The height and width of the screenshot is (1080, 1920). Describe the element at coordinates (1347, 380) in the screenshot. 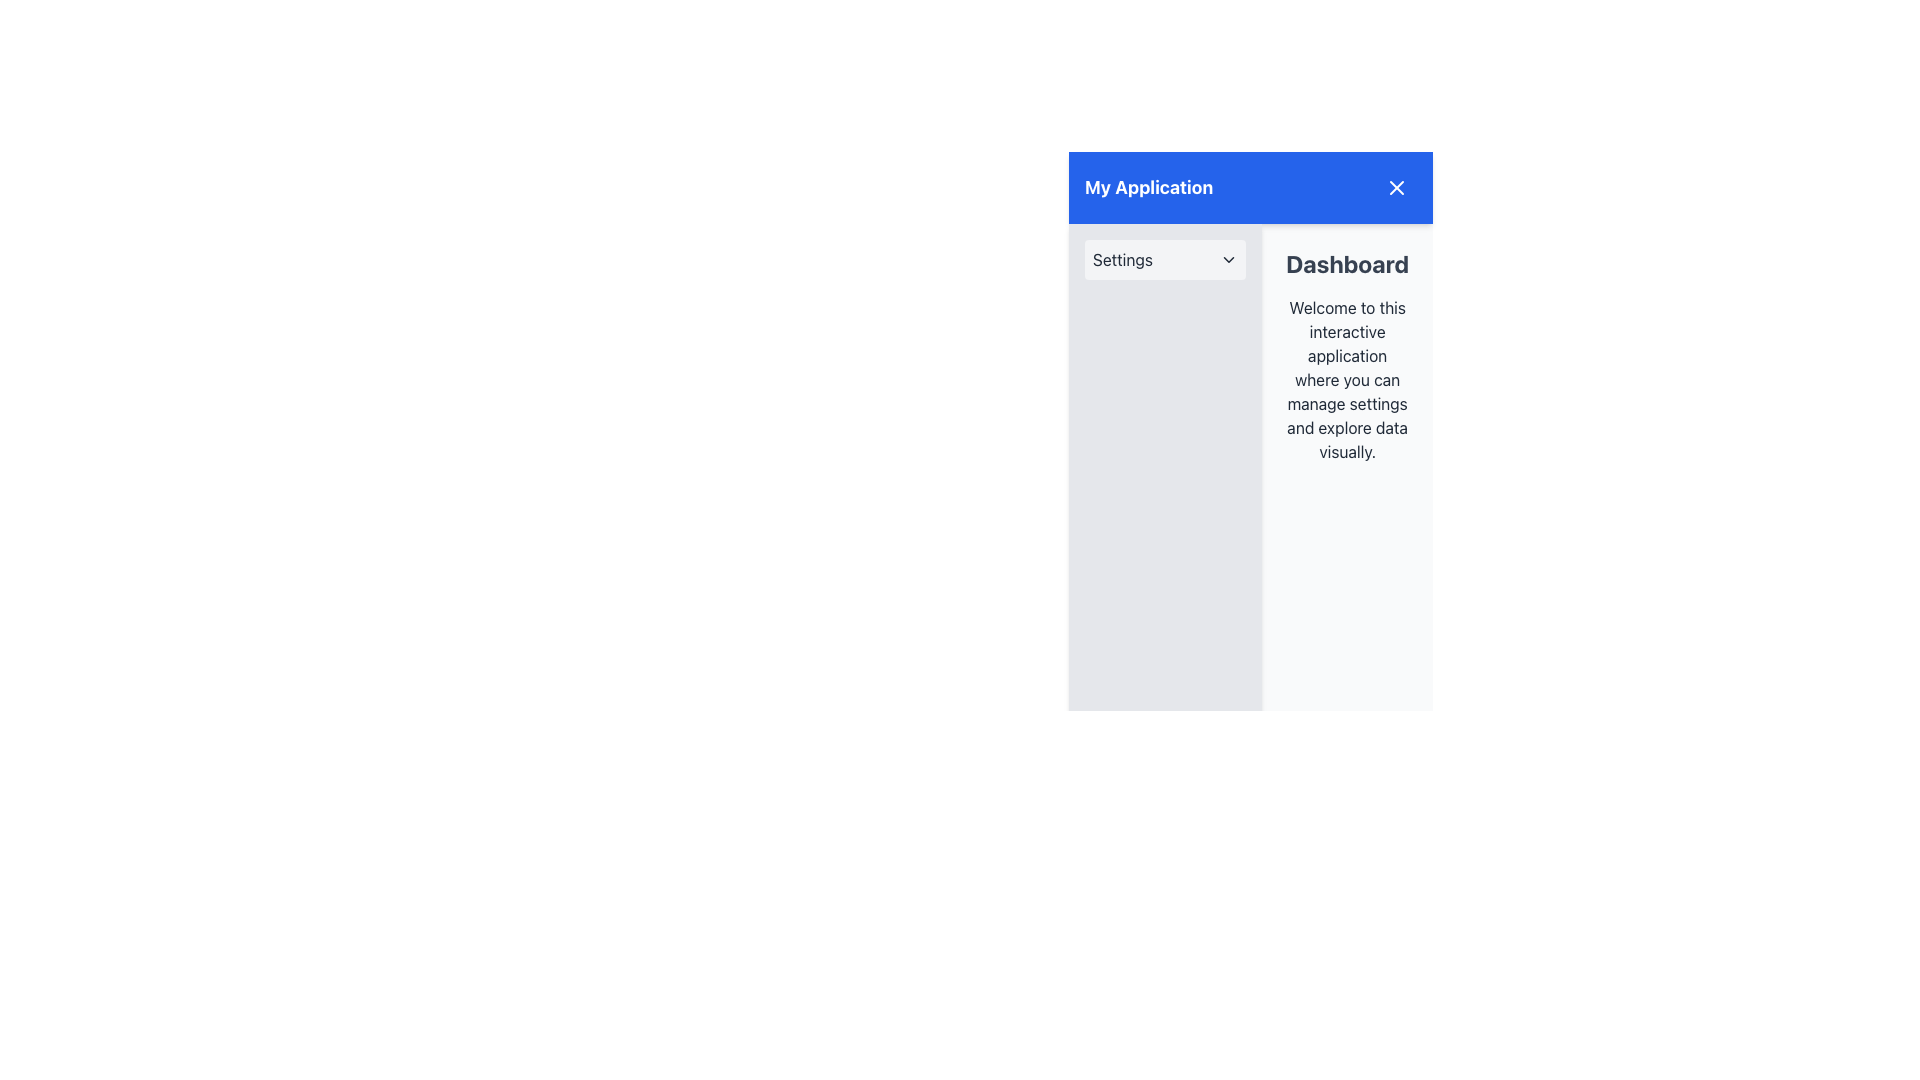

I see `the text block styled in gray, located directly below the 'Dashboard' heading in the central-right section of the UI` at that location.